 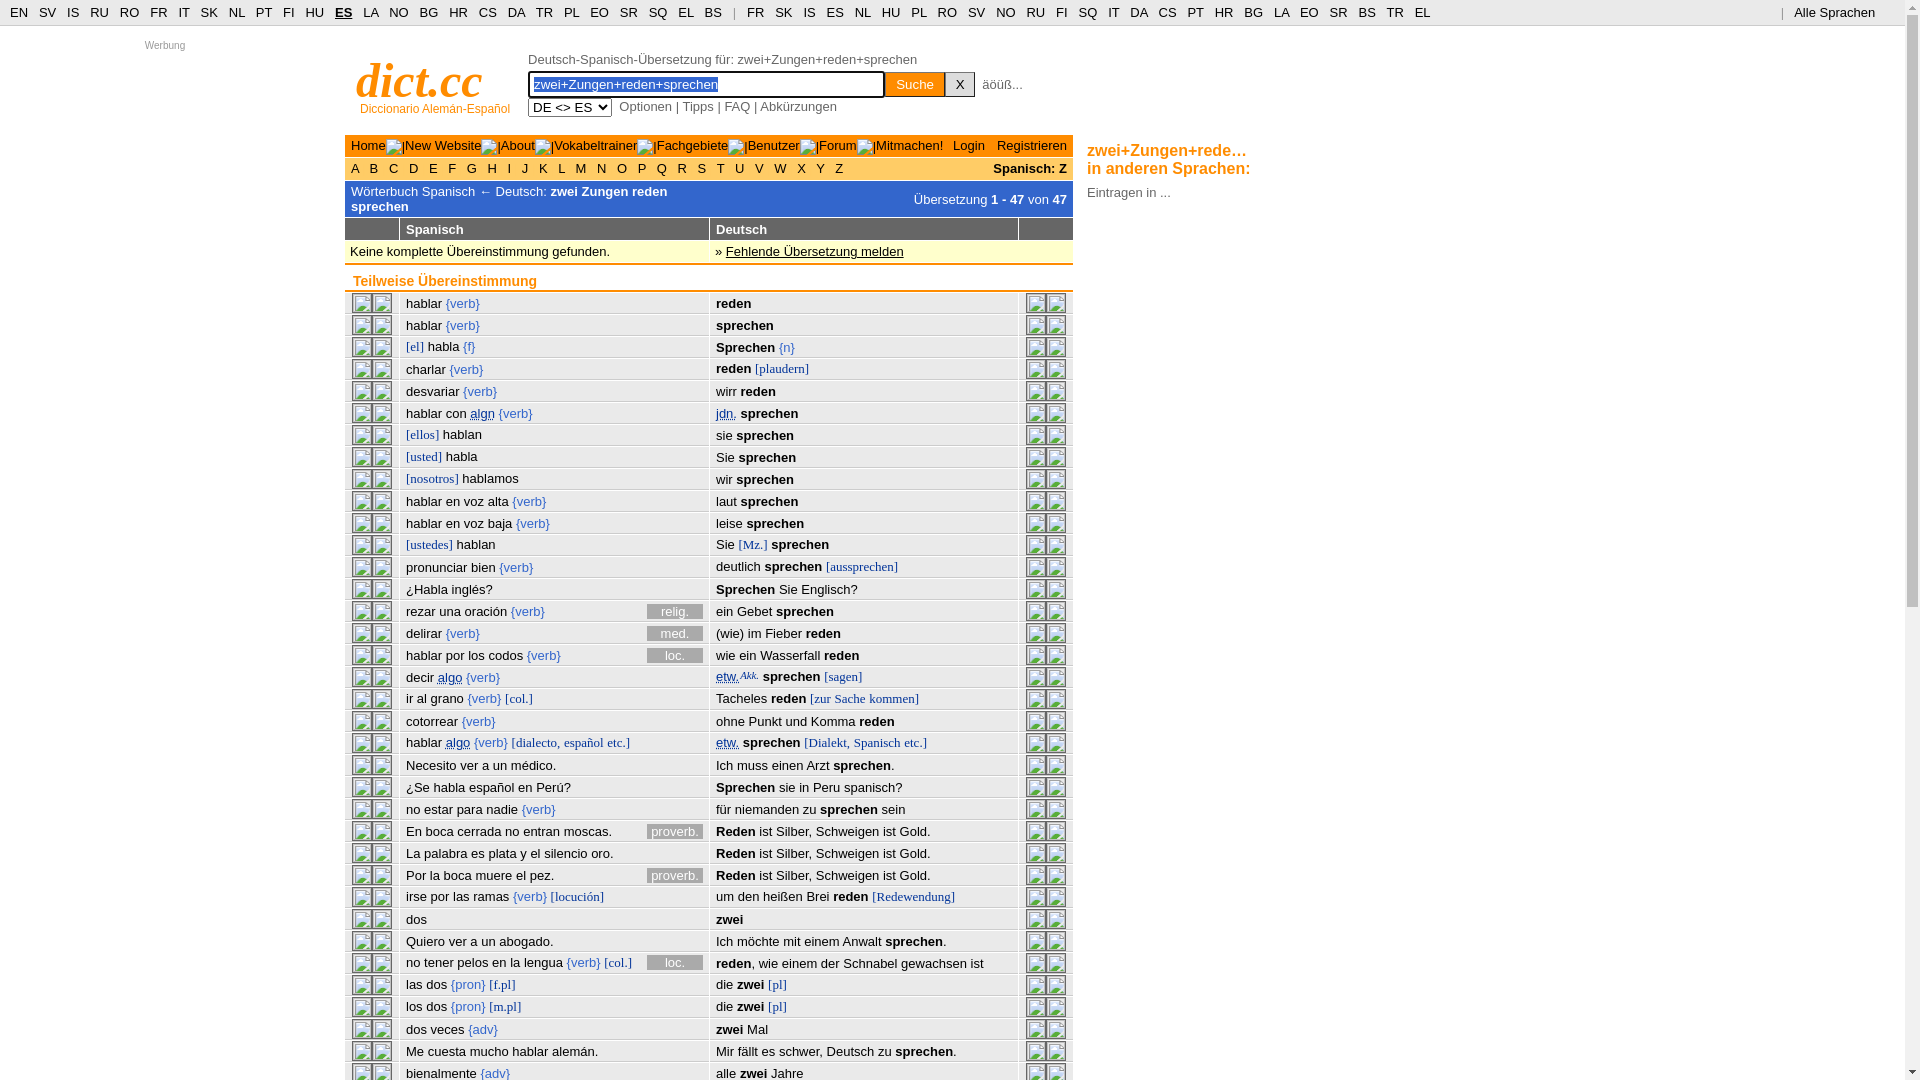 What do you see at coordinates (764, 874) in the screenshot?
I see `'ist'` at bounding box center [764, 874].